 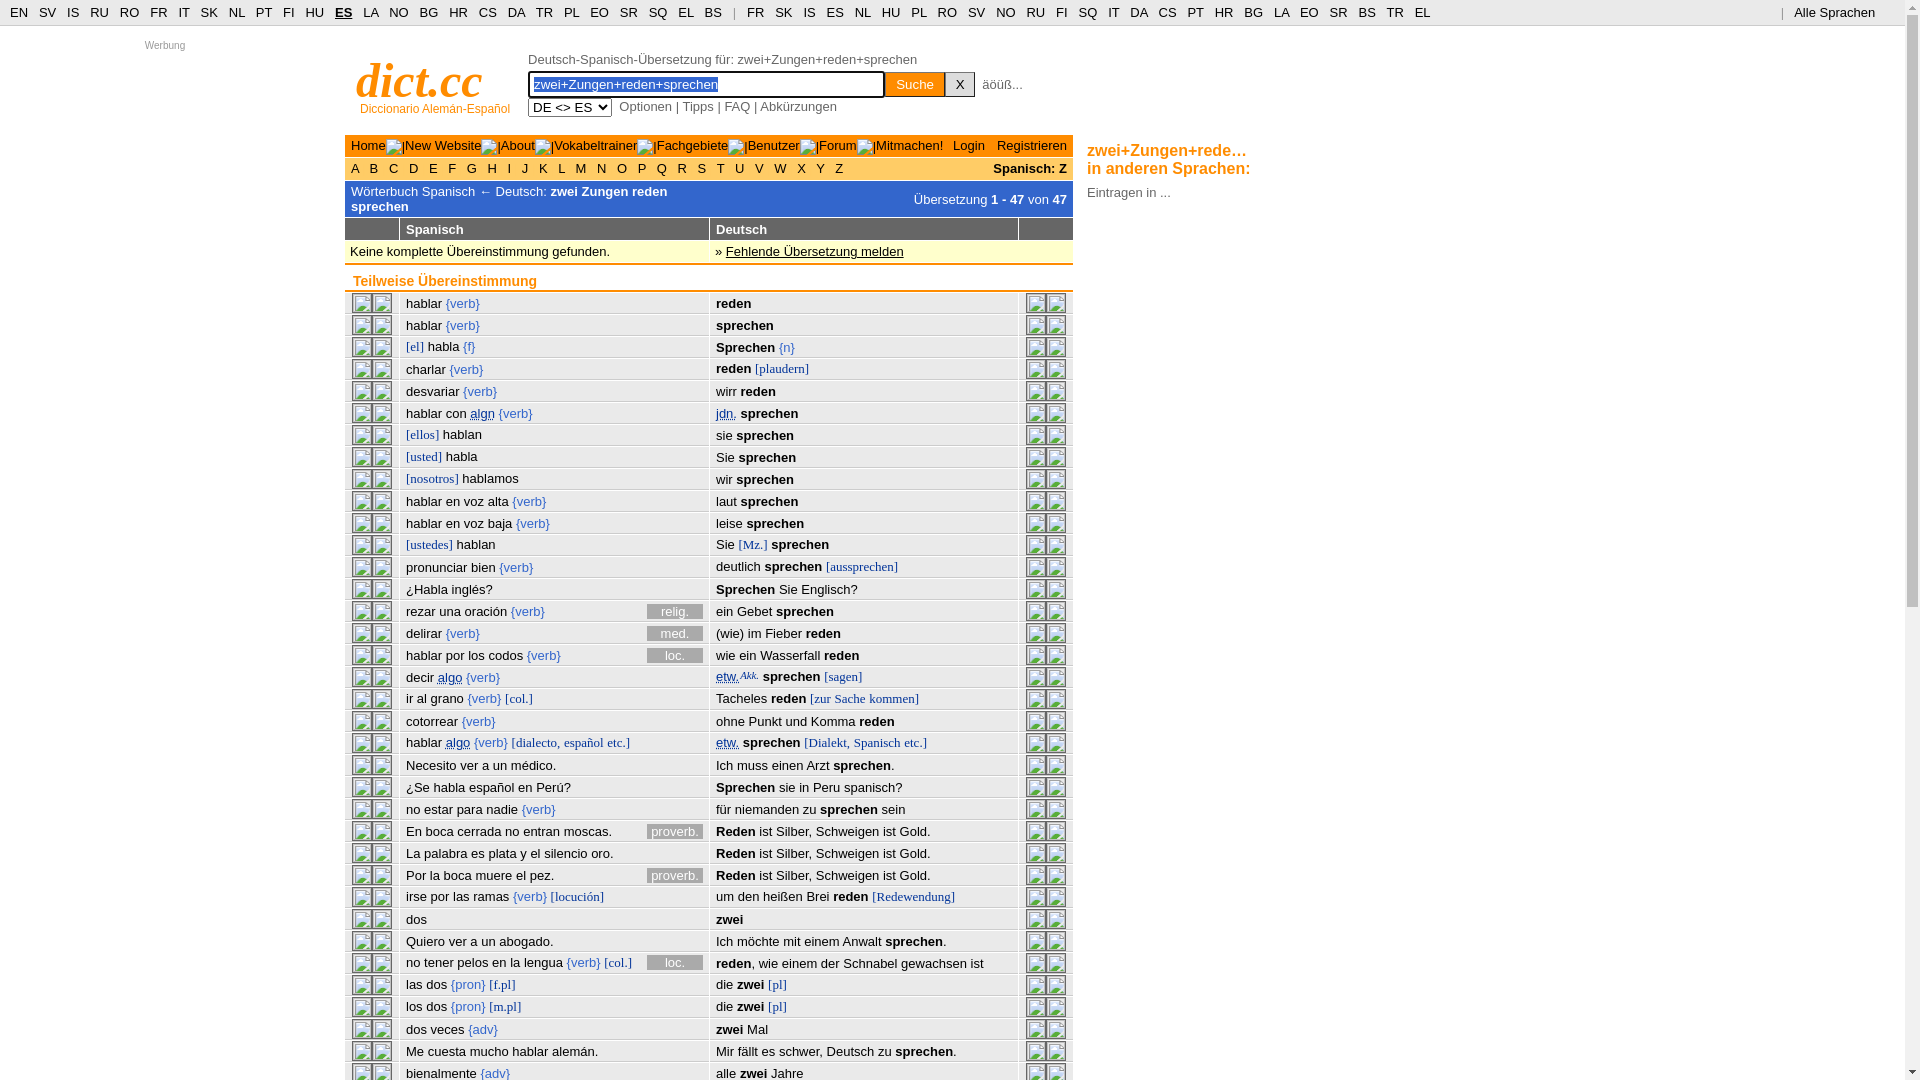 What do you see at coordinates (764, 874) in the screenshot?
I see `'ist'` at bounding box center [764, 874].